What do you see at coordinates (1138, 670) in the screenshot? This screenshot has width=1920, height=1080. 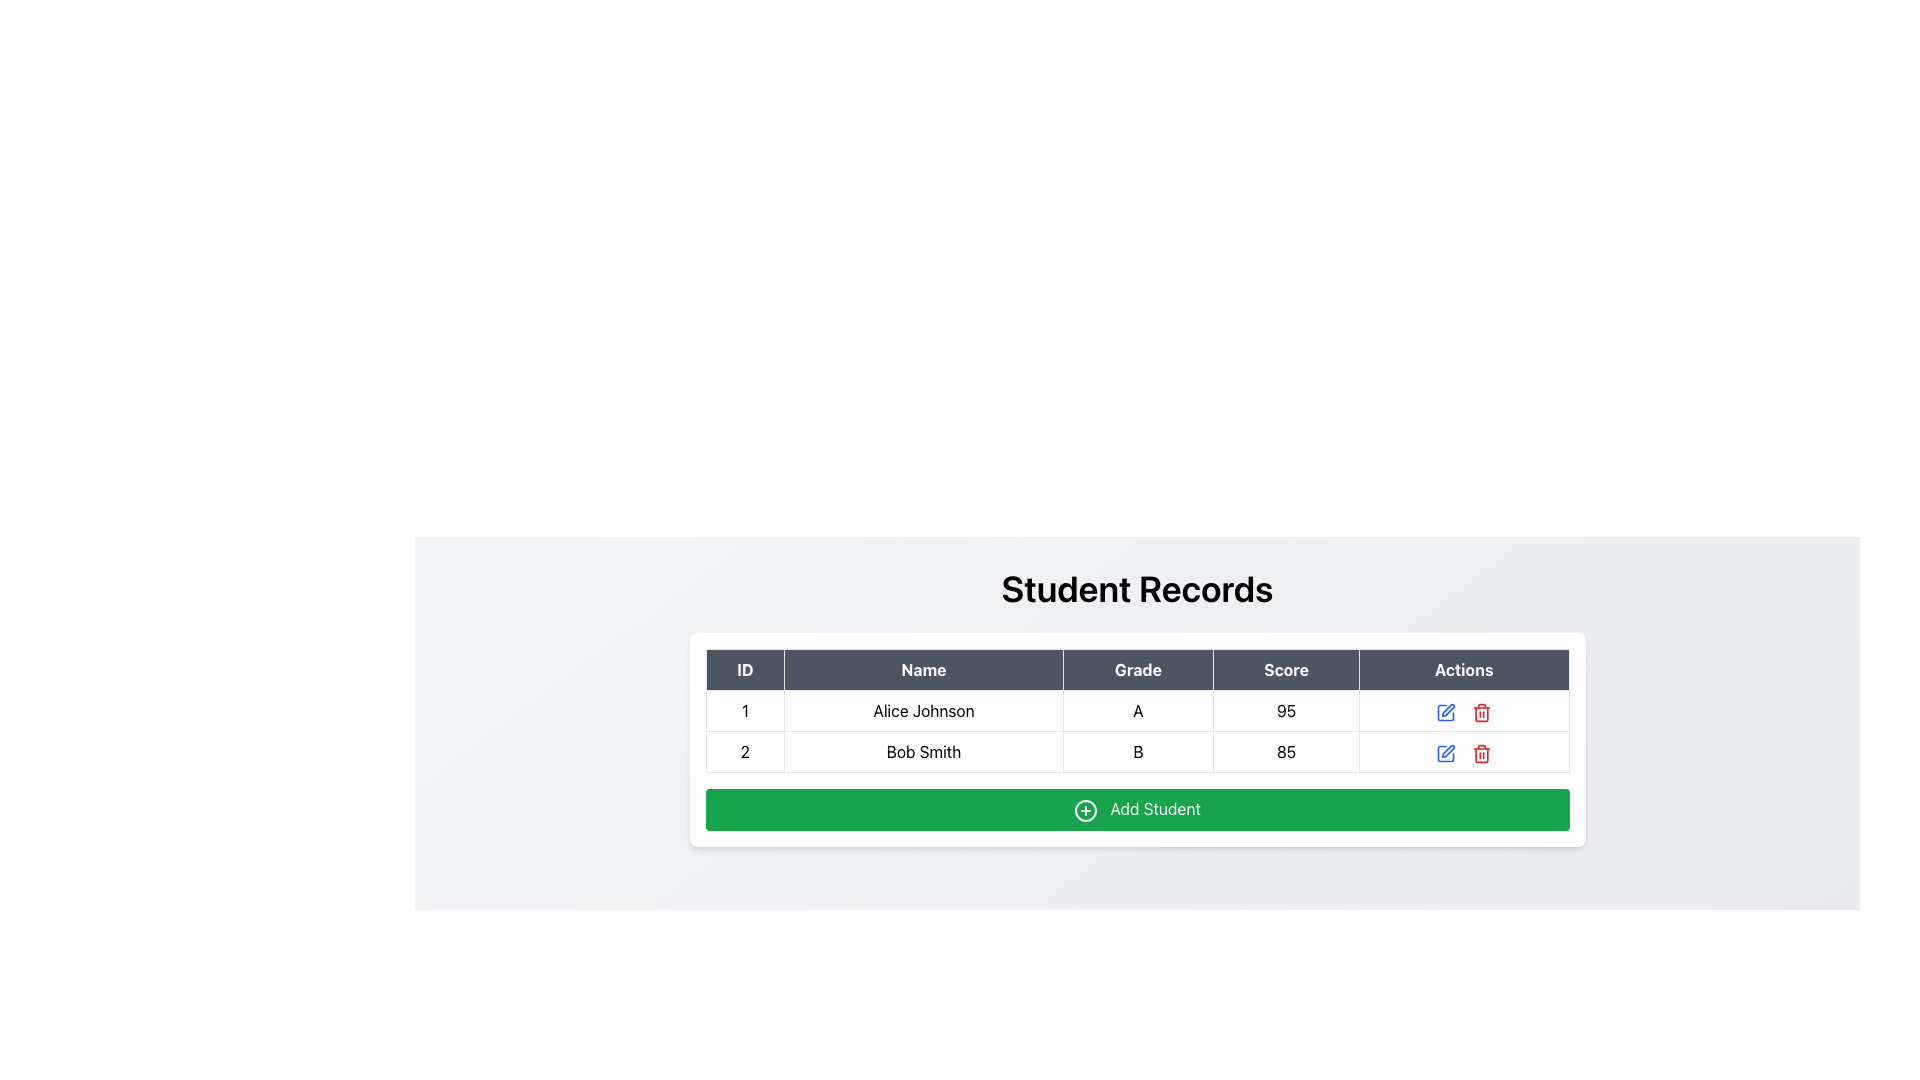 I see `the 'Grade' column header cell, which is the third header cell in the table that includes 'ID', 'Name', 'Grade', 'Score', and 'Actions'` at bounding box center [1138, 670].